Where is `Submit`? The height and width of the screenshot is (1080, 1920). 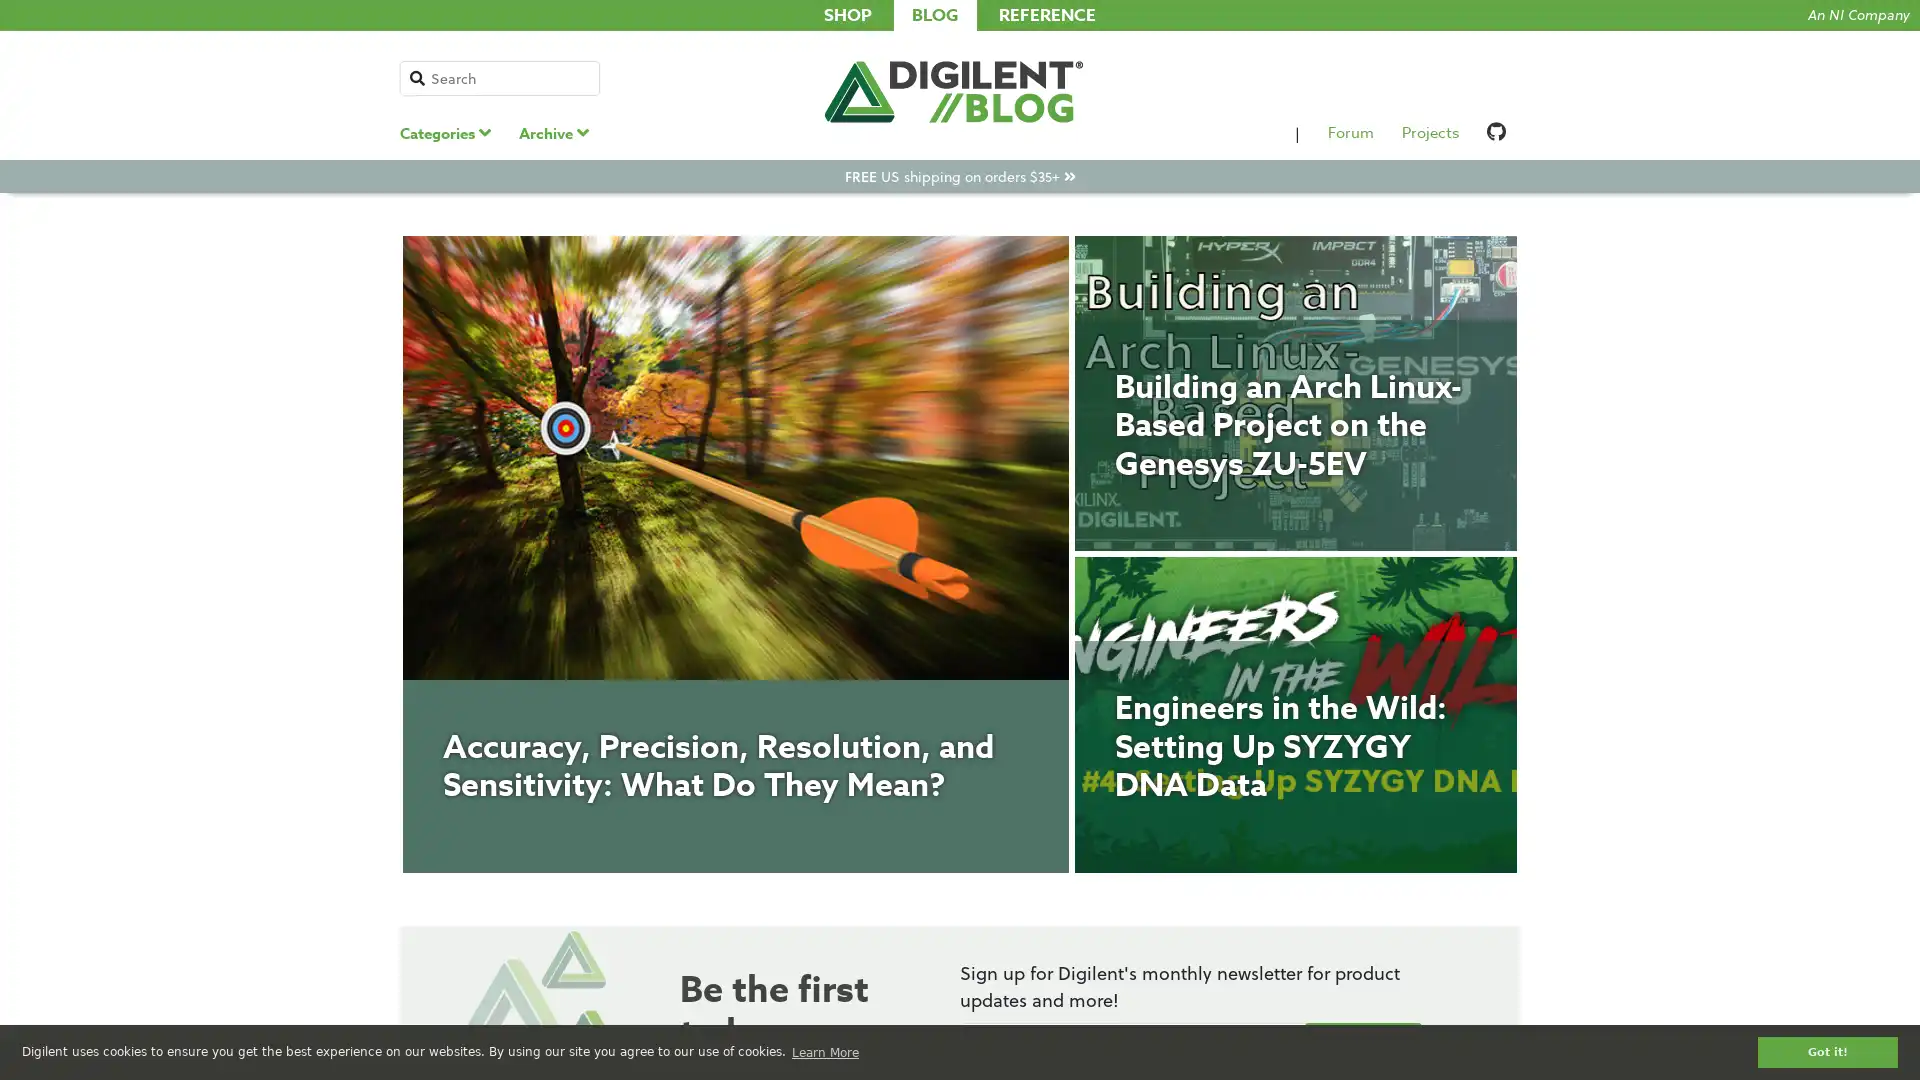 Submit is located at coordinates (1361, 1036).